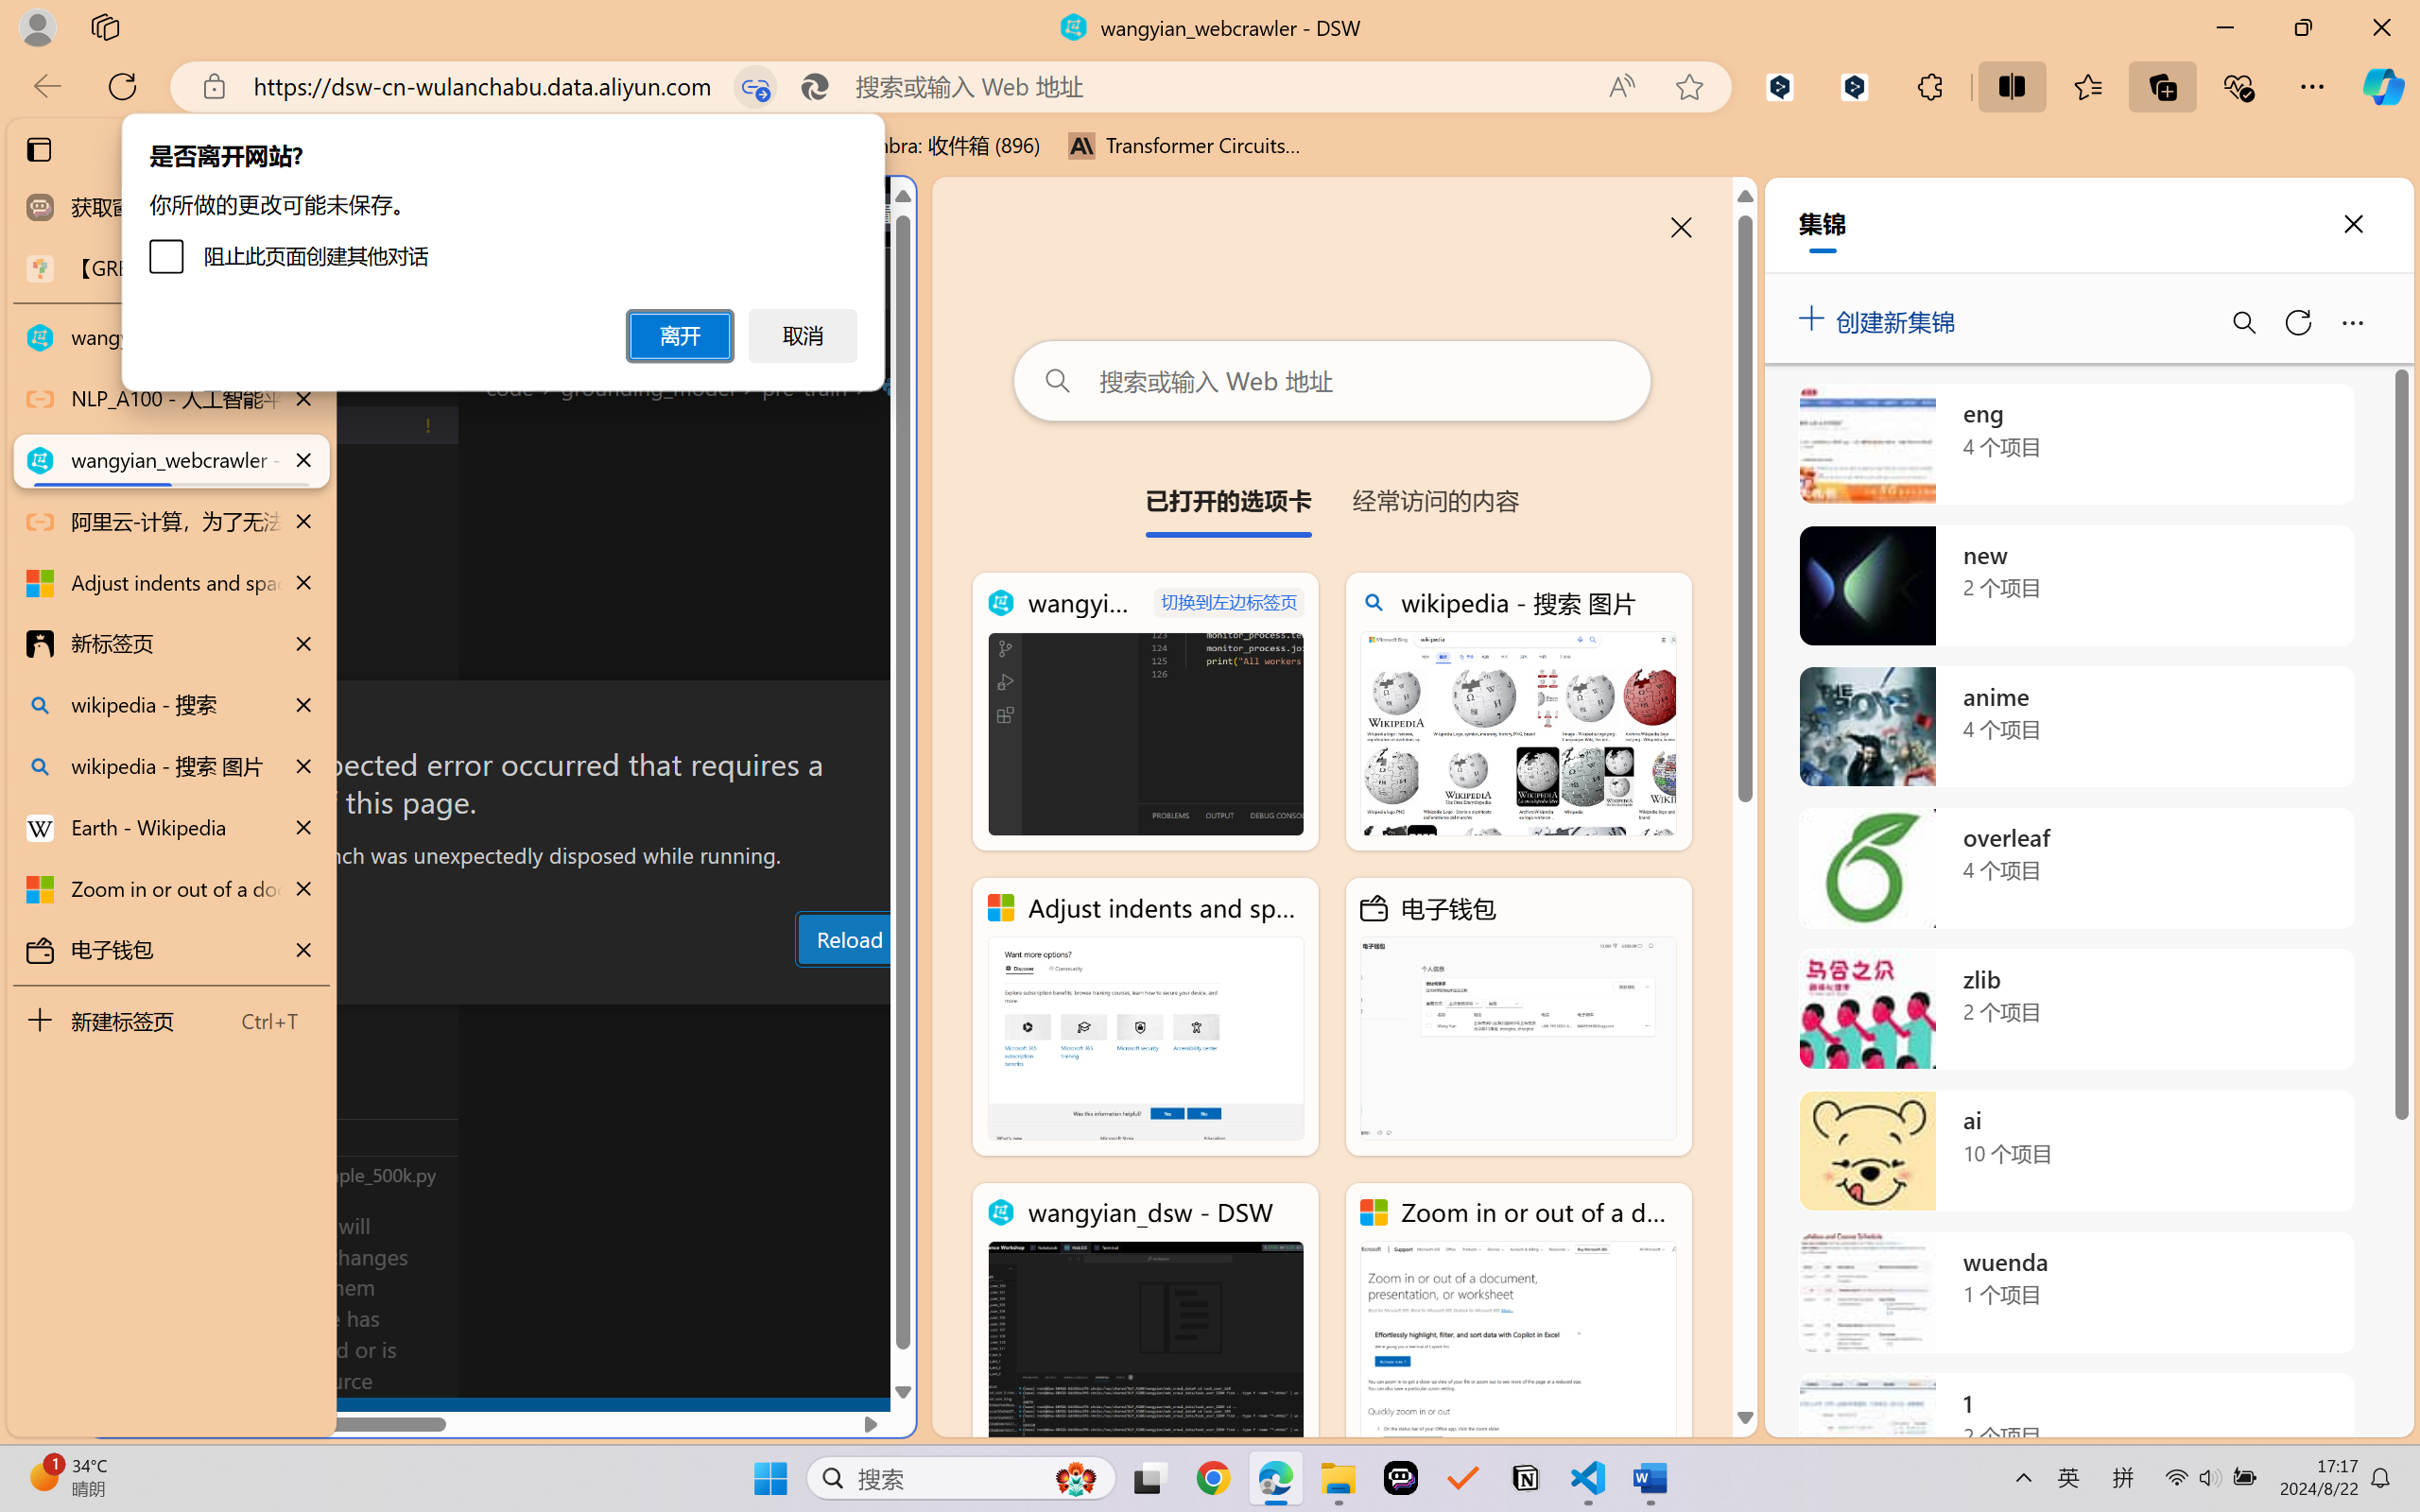  I want to click on 'Adjust indents and spacing - Microsoft Support', so click(1145, 1017).